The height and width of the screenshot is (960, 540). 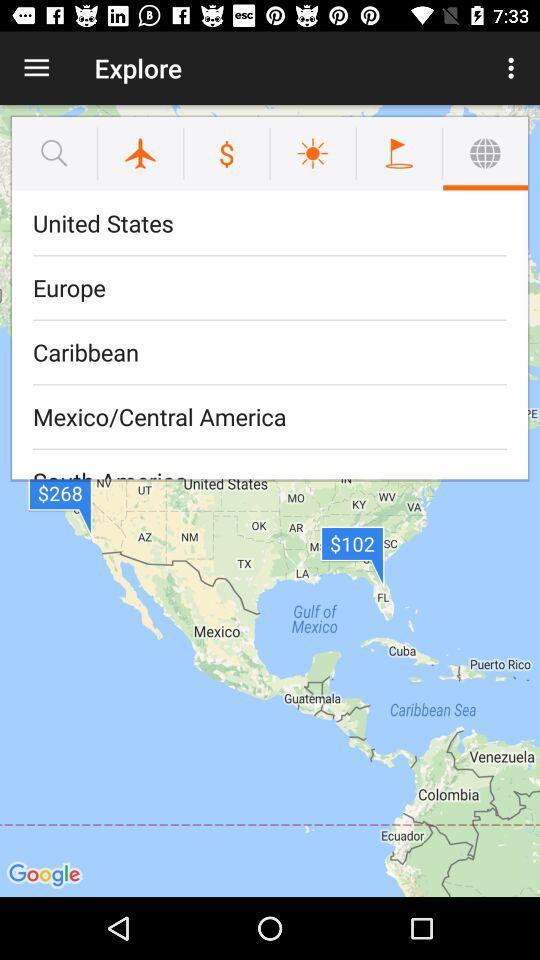 I want to click on the item to the left of the explore item, so click(x=36, y=68).